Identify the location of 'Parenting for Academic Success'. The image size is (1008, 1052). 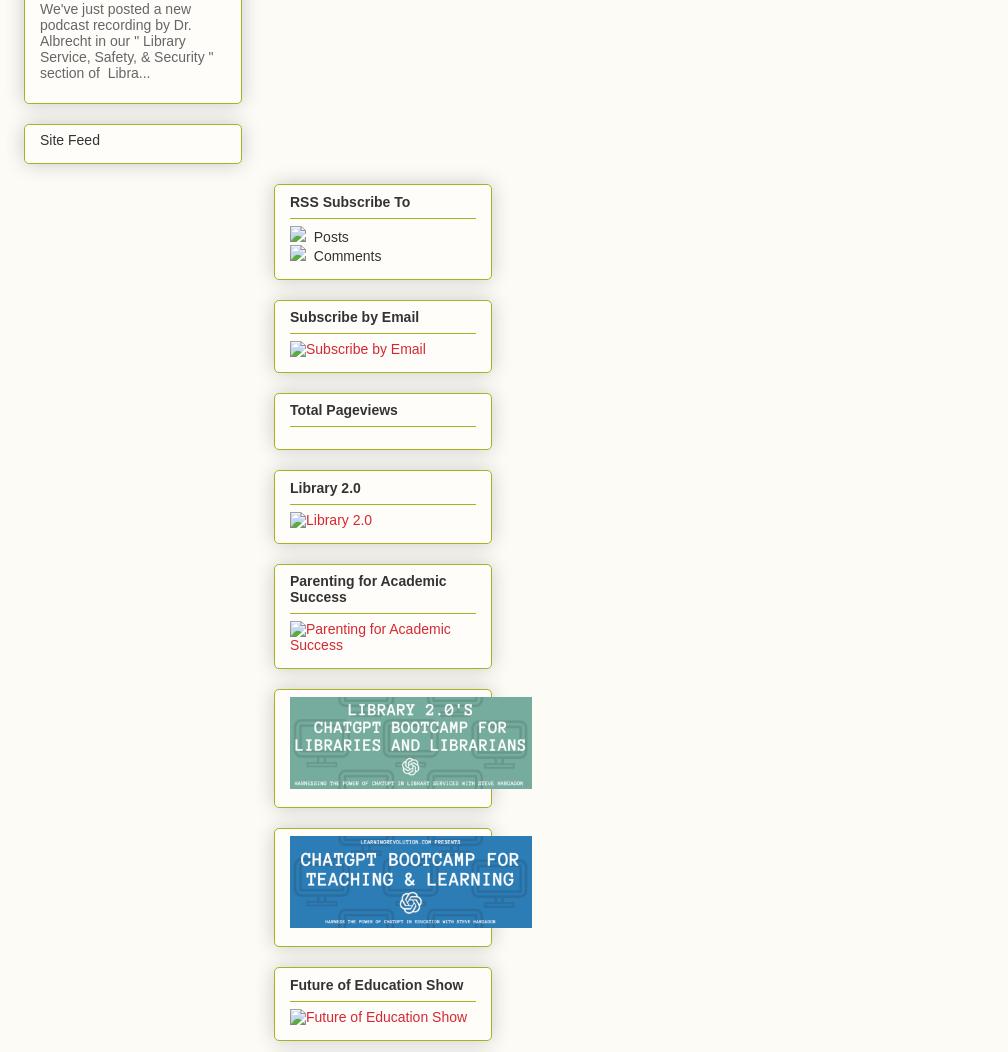
(368, 588).